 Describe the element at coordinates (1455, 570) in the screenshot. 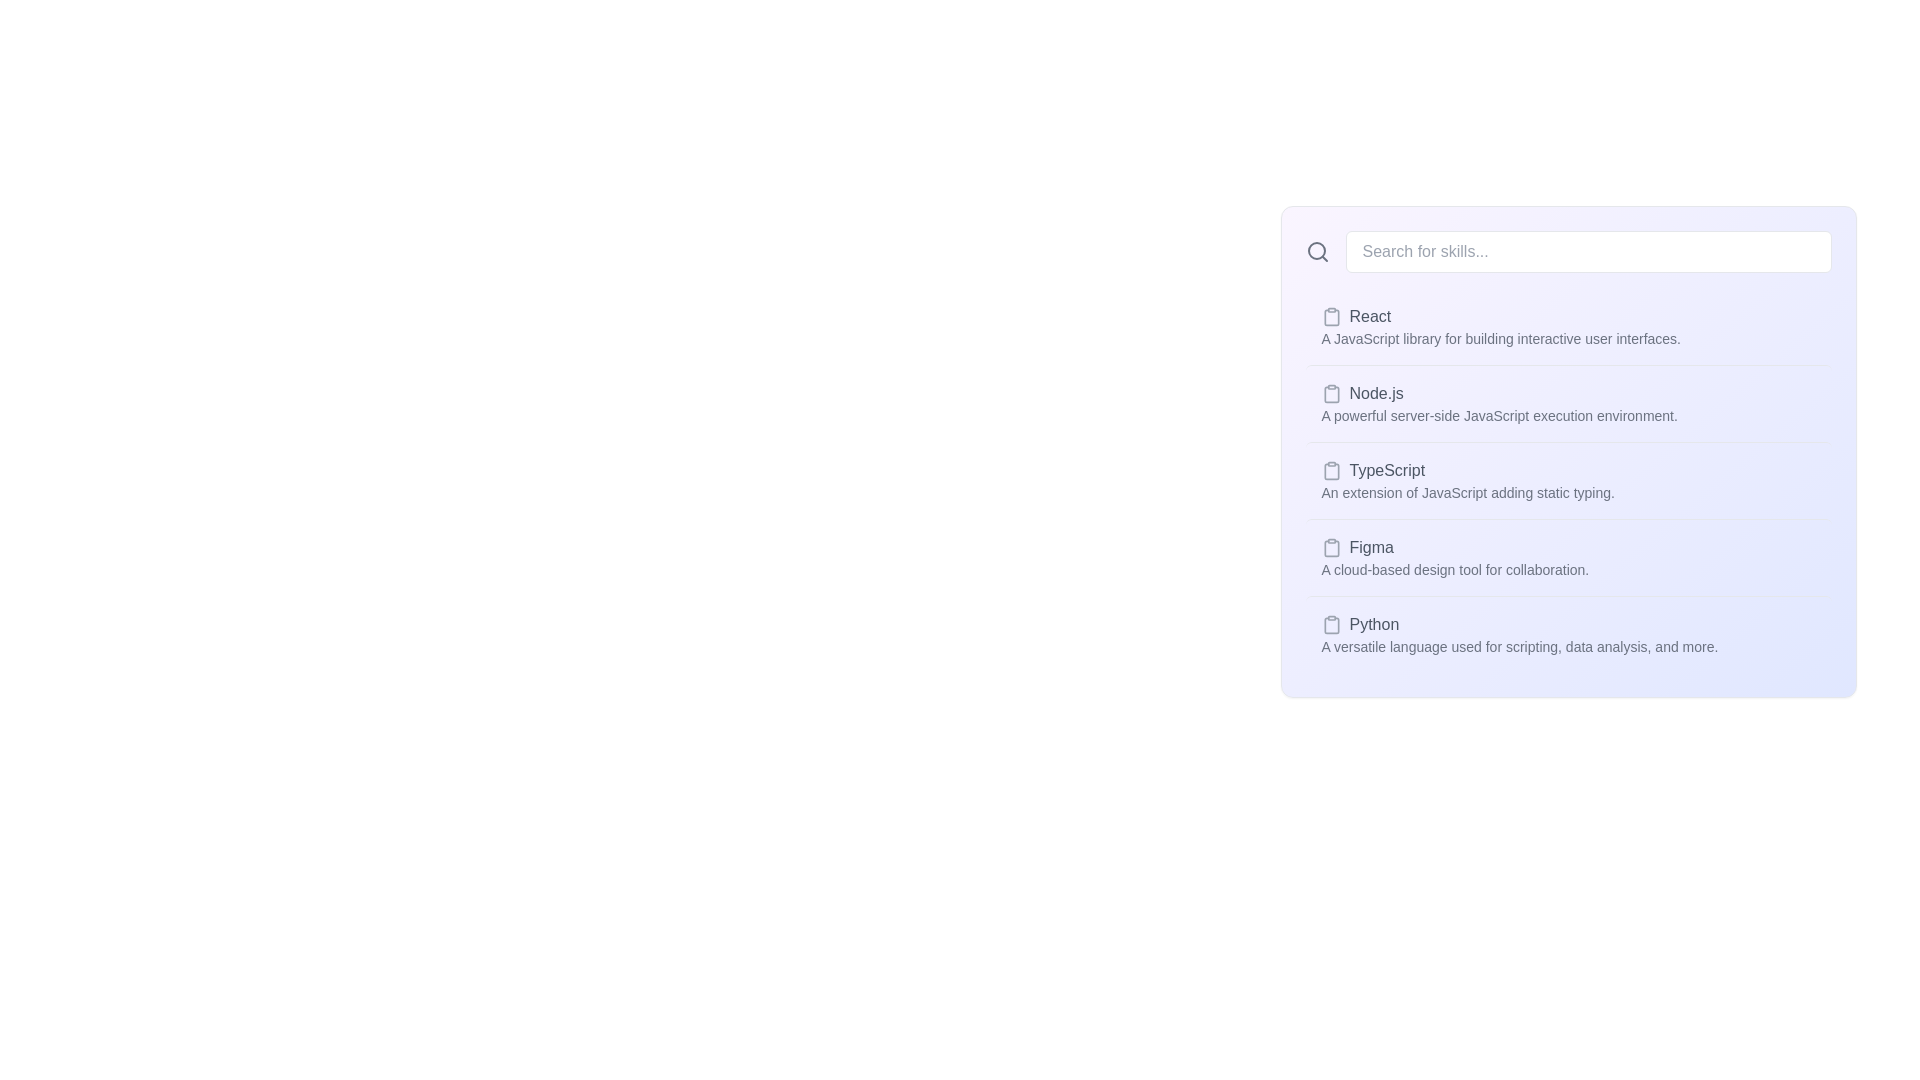

I see `descriptive text 'A cloud-based design tool for collaboration.' located beneath the 'Figma' label in the fourth item of the list` at that location.